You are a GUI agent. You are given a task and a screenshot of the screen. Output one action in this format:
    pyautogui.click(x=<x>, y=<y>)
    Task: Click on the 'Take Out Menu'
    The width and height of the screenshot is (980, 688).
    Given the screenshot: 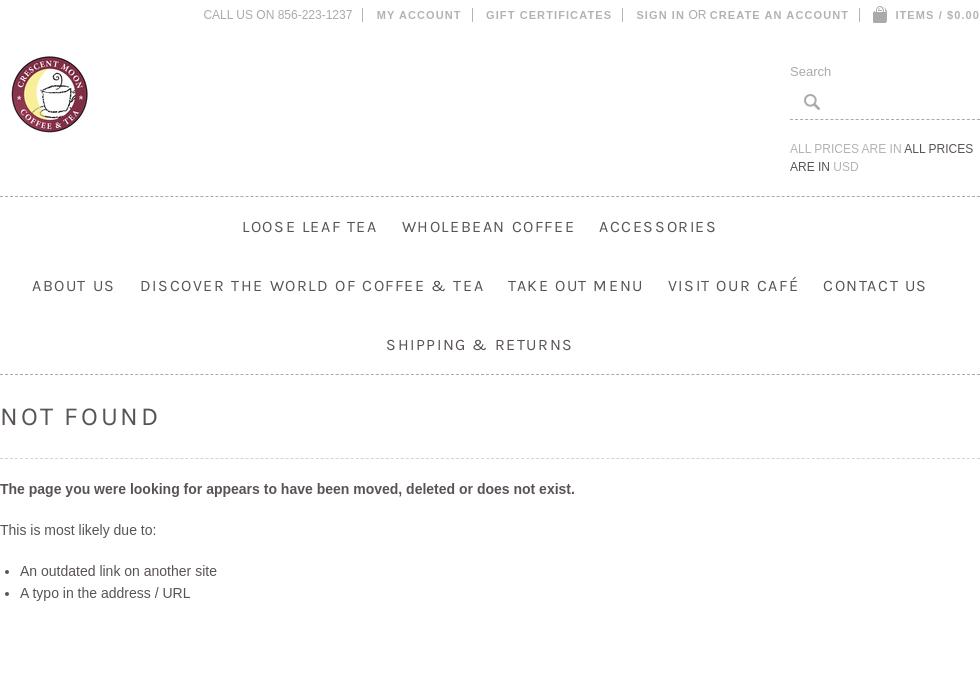 What is the action you would take?
    pyautogui.click(x=575, y=284)
    